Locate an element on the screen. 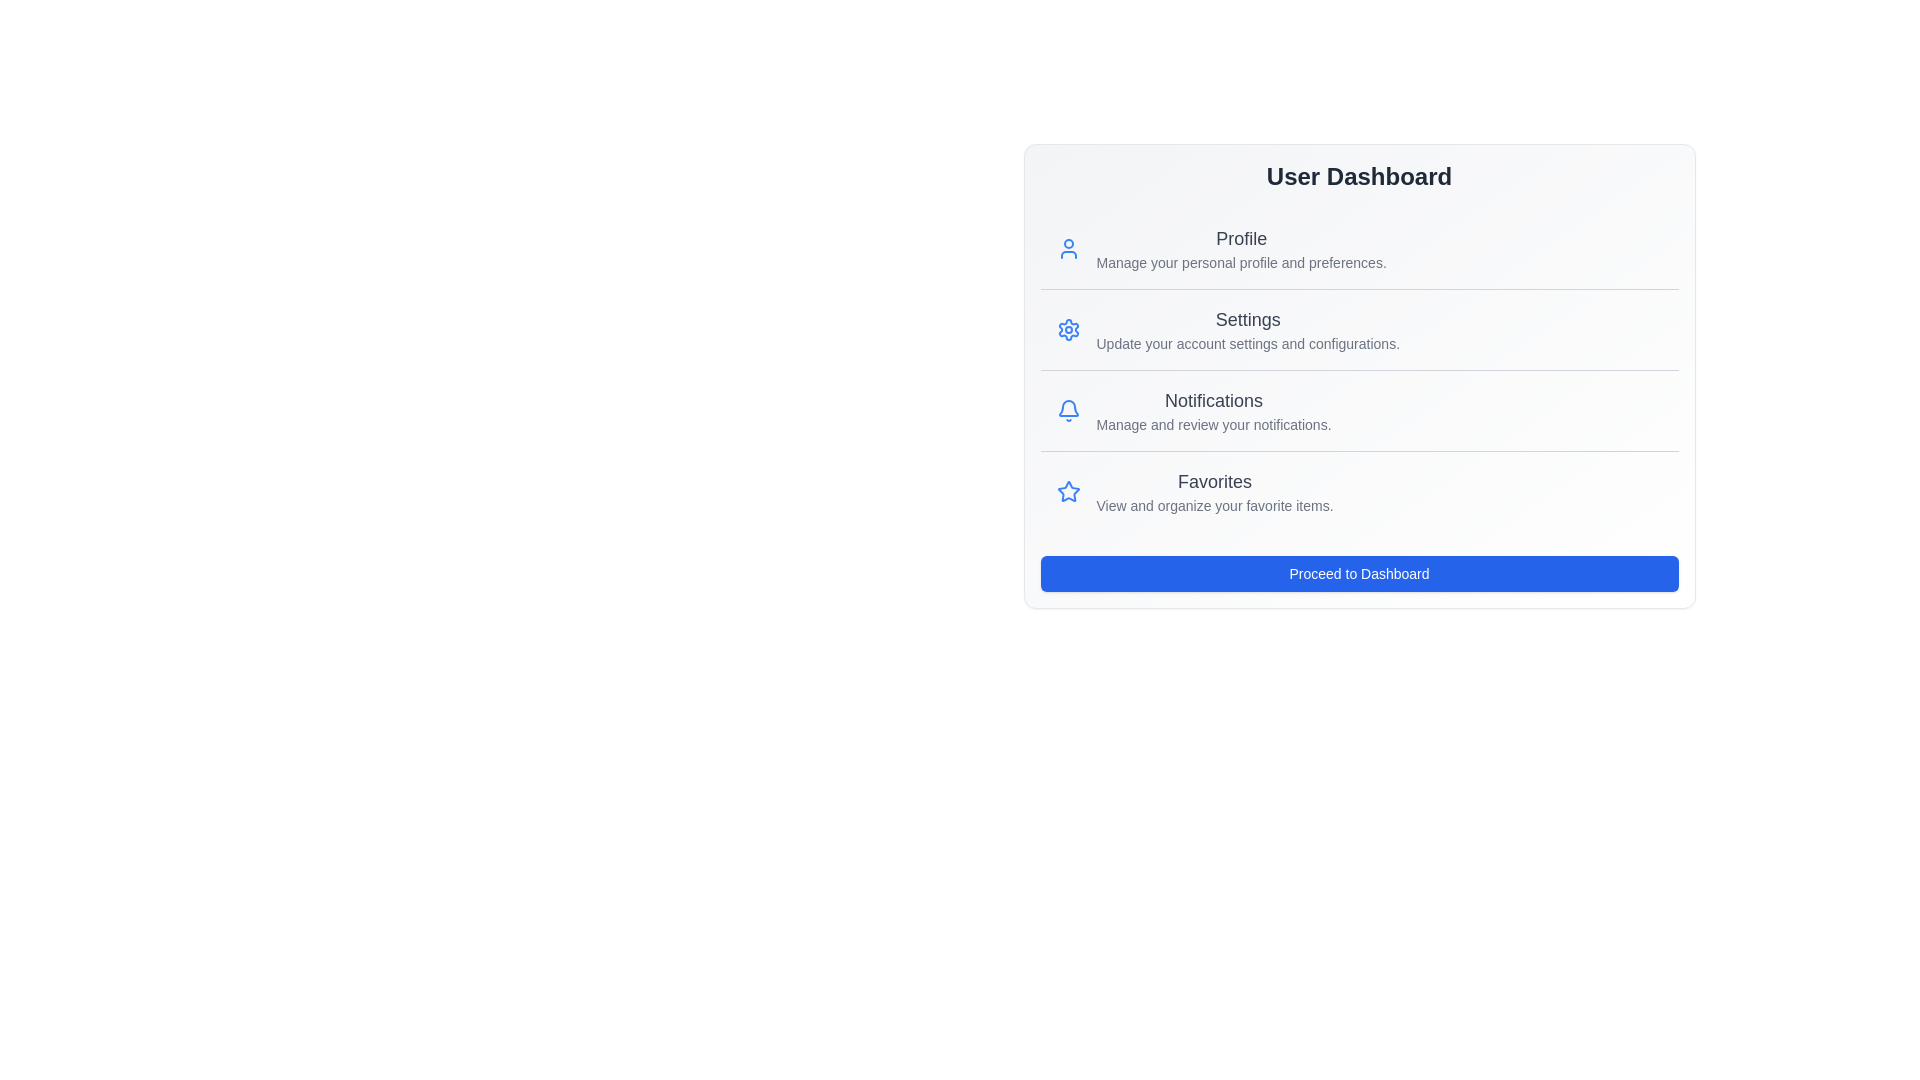 The width and height of the screenshot is (1920, 1080). descriptive text under the bold title 'Settings', which provides information about updating account settings and configurations is located at coordinates (1247, 329).